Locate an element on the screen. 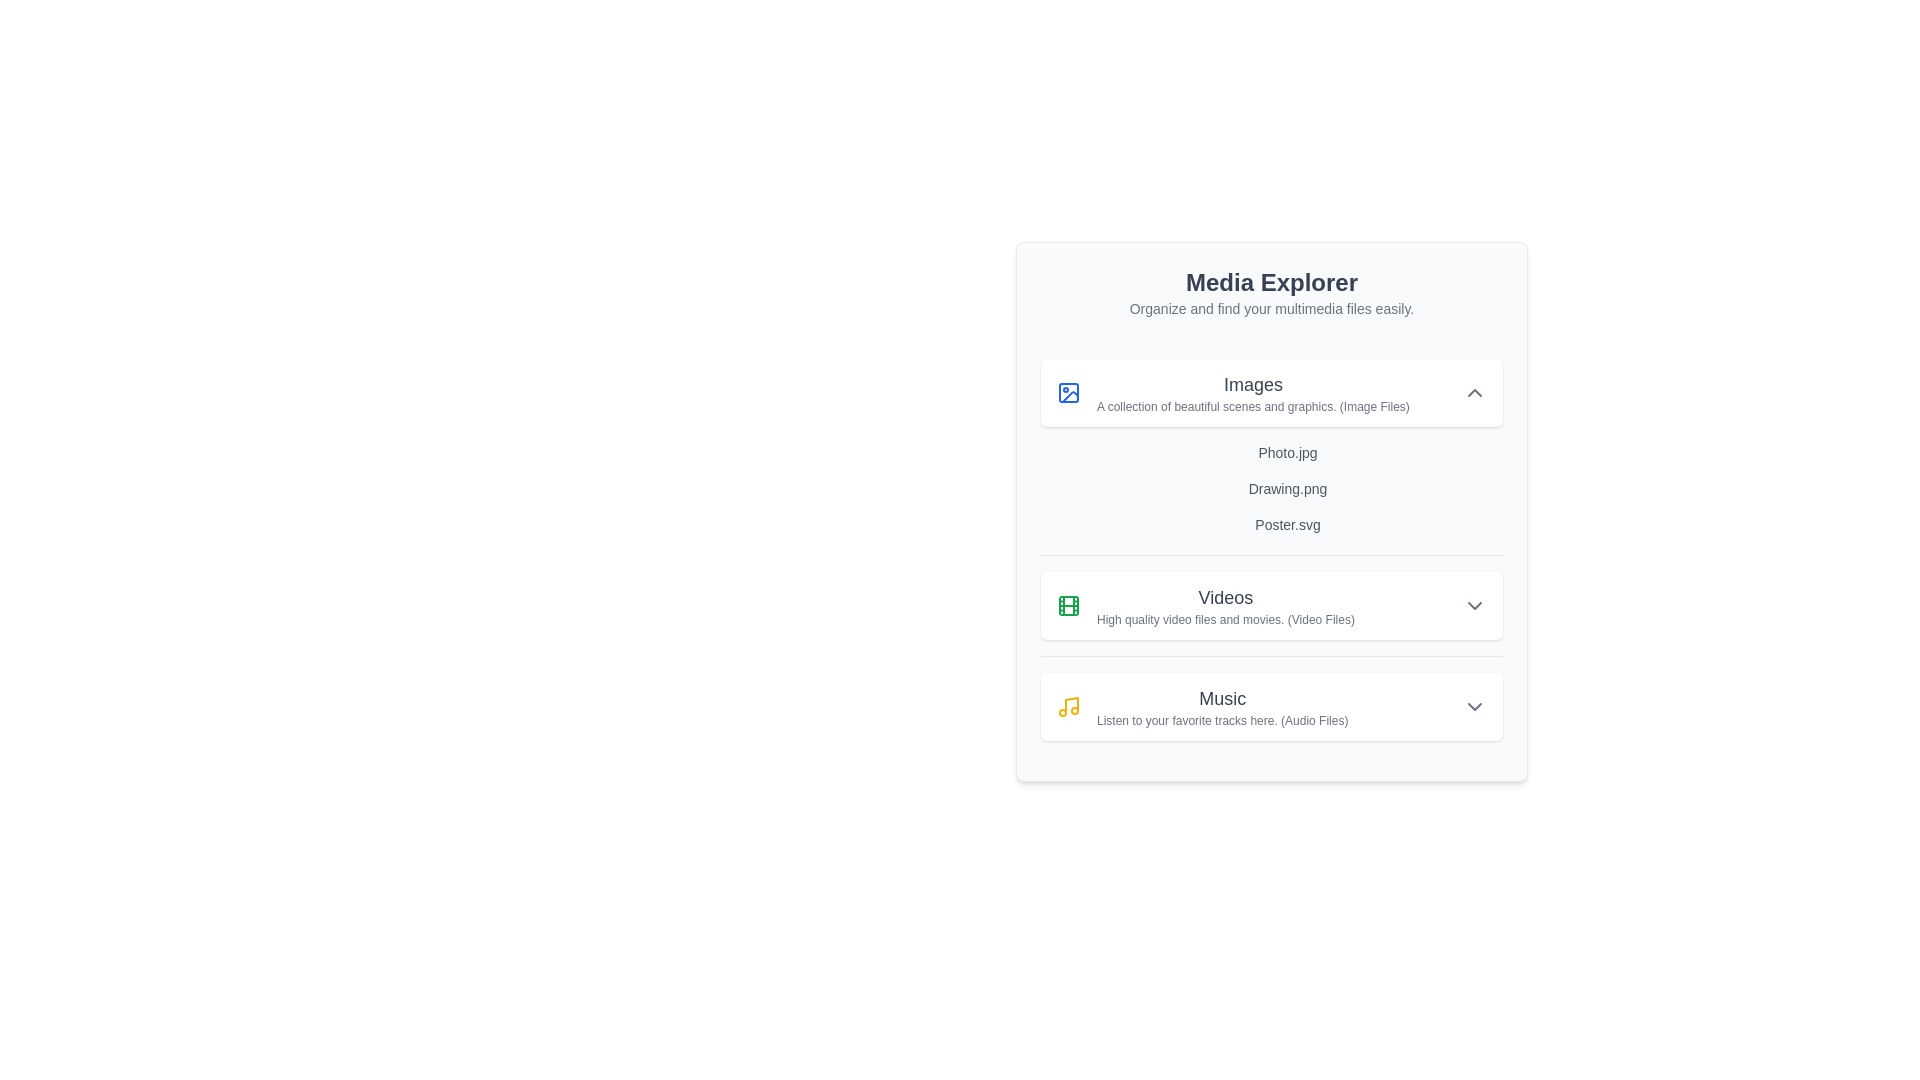  the List item with icon and text that is centrally positioned in a vertically stacked layout, located between the 'Images' and 'Music' sections is located at coordinates (1204, 604).